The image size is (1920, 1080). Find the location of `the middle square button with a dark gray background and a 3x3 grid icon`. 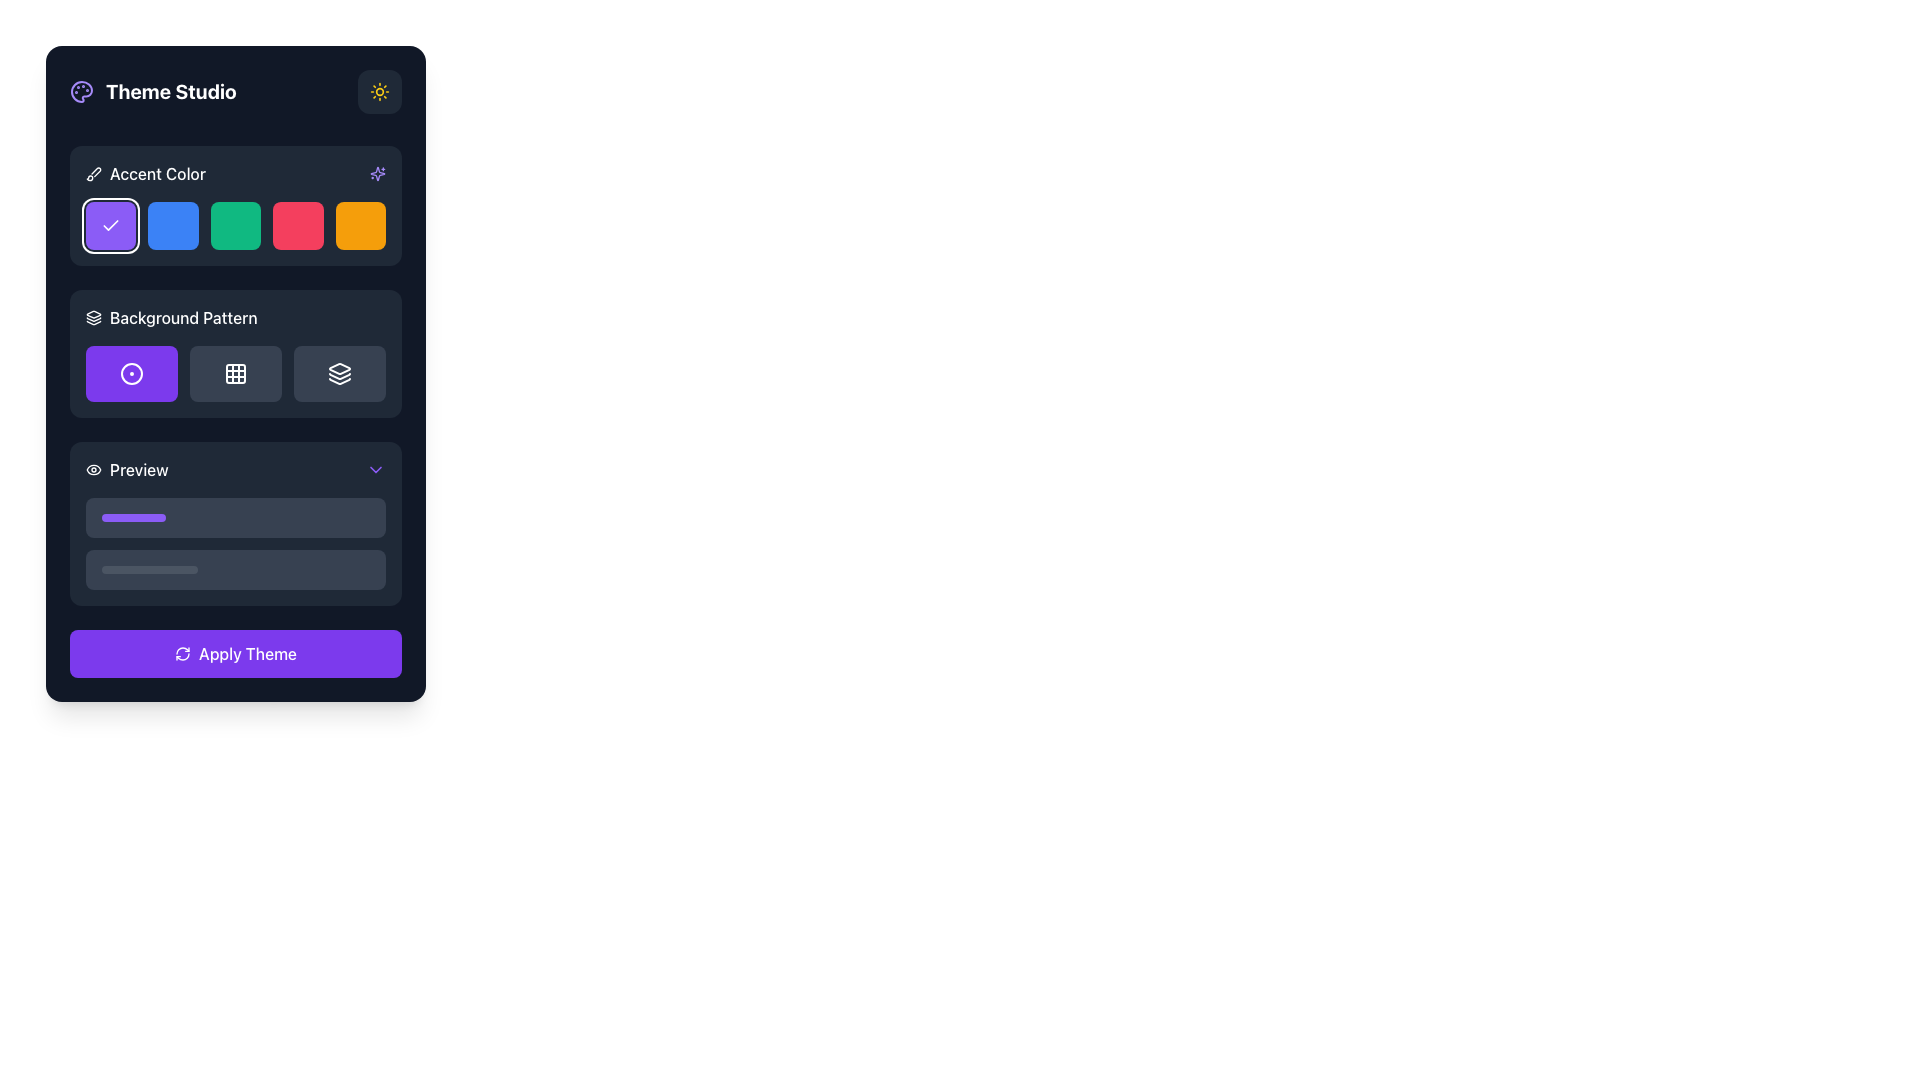

the middle square button with a dark gray background and a 3x3 grid icon is located at coordinates (235, 374).